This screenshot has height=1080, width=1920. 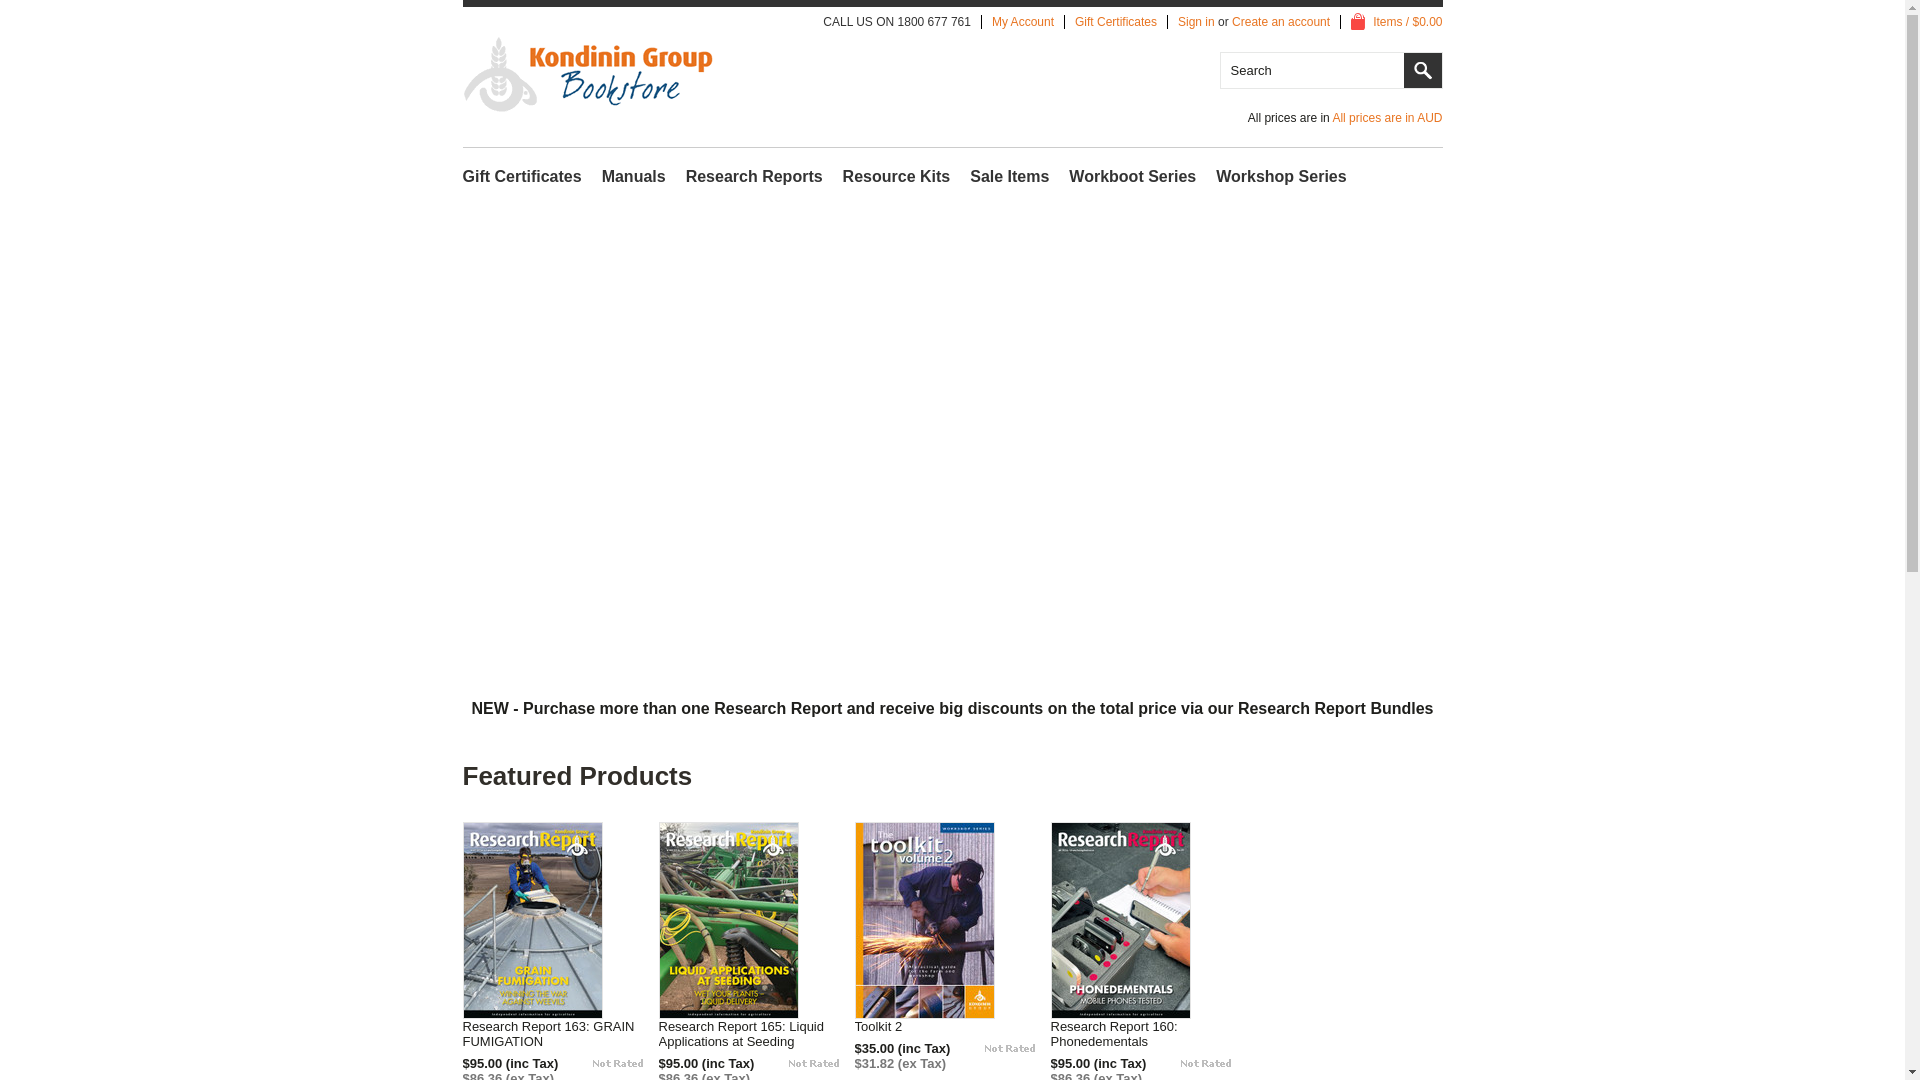 What do you see at coordinates (1148, 1033) in the screenshot?
I see `'Research Report 160: Phonedementals'` at bounding box center [1148, 1033].